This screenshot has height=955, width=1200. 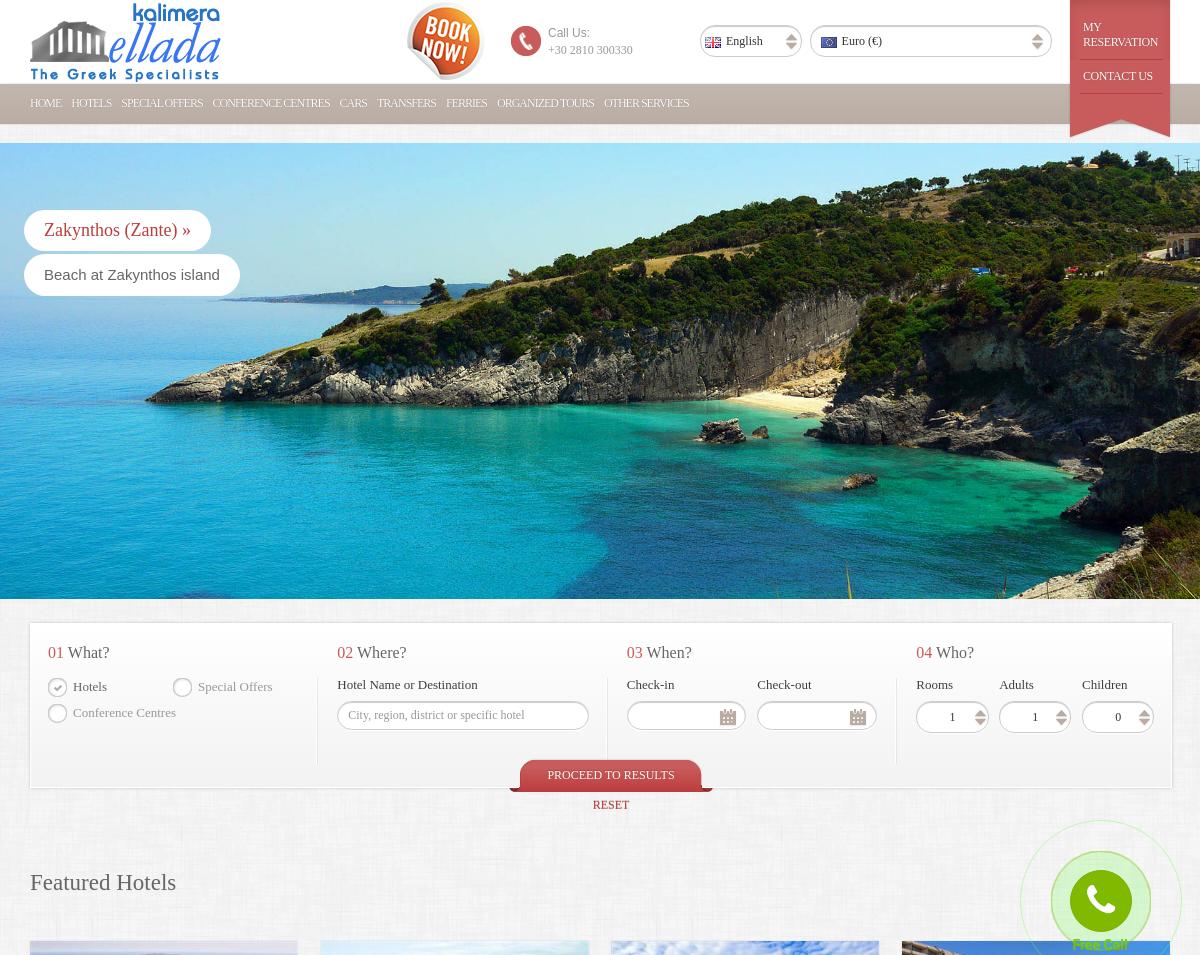 What do you see at coordinates (352, 102) in the screenshot?
I see `'Cars'` at bounding box center [352, 102].